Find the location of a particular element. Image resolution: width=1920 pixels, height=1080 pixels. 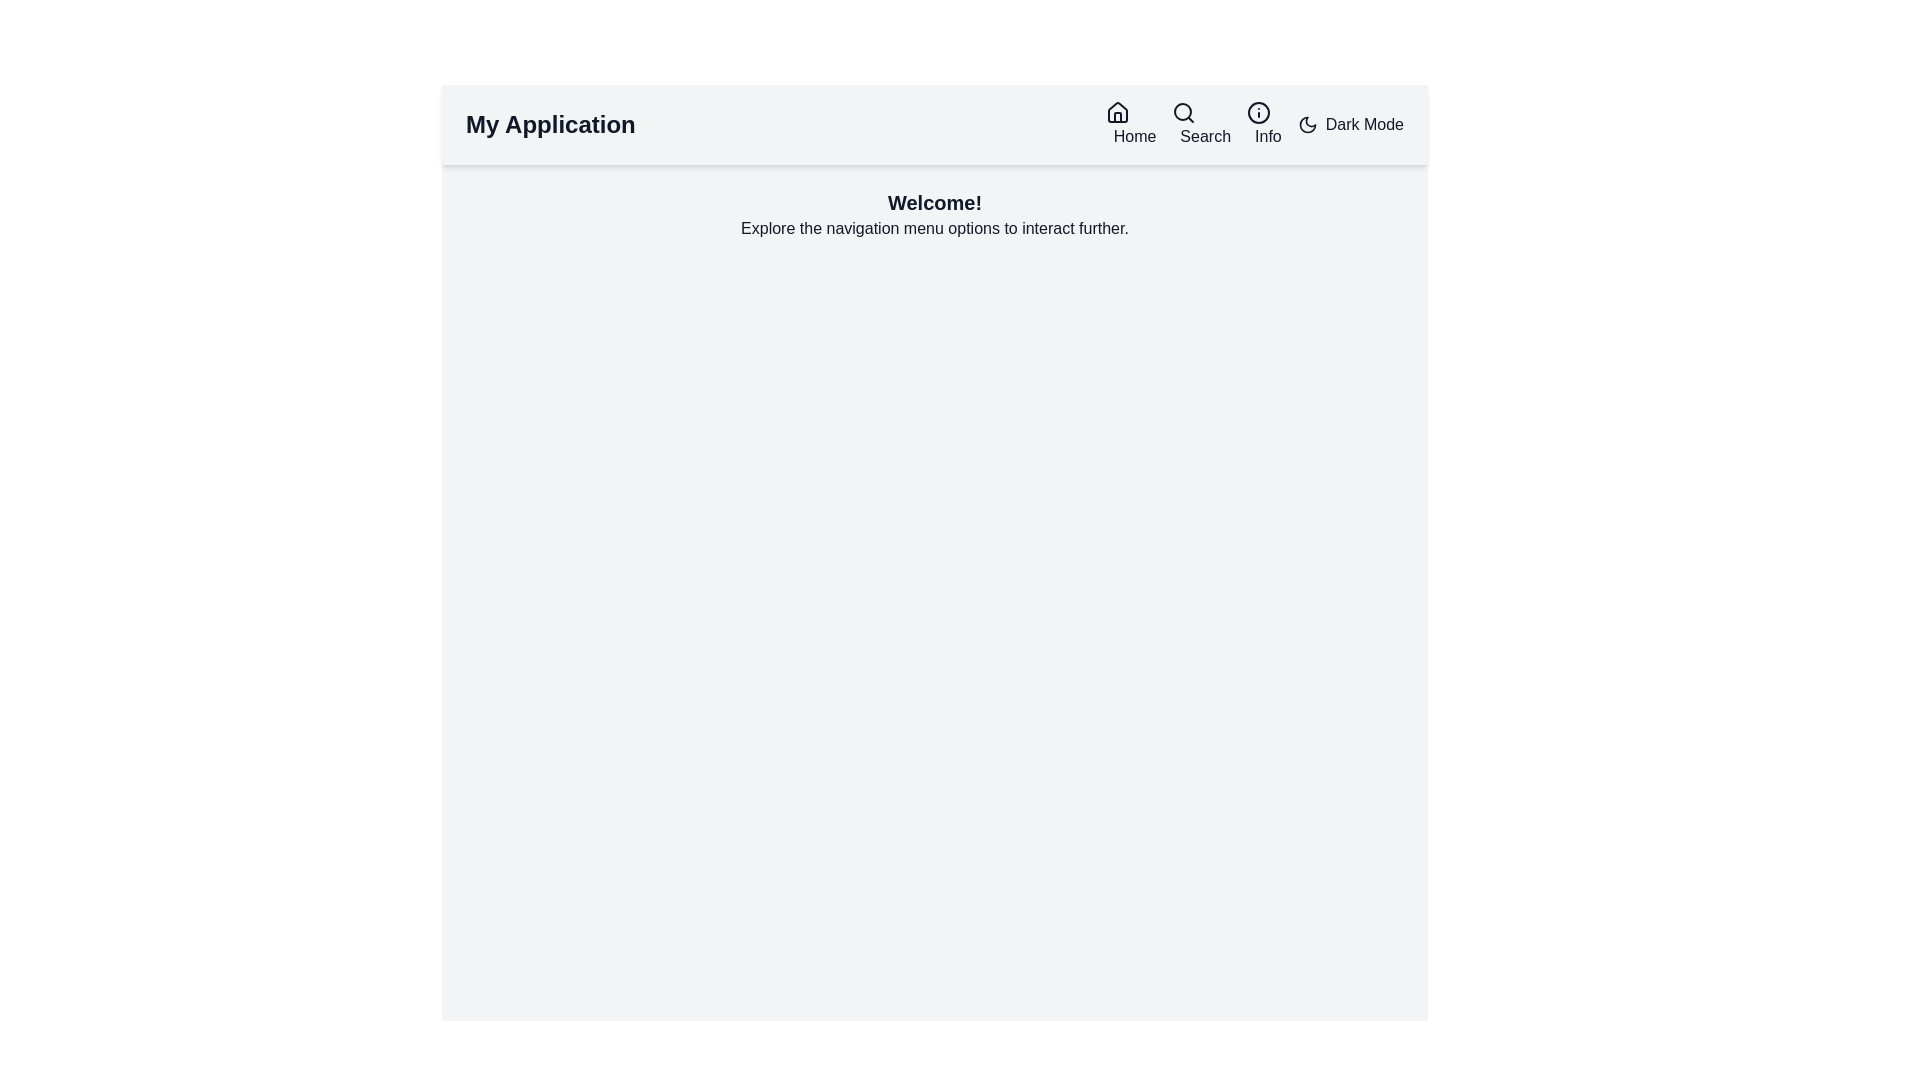

the 'Search' button, which features a magnifying glass icon followed by the label 'Search', located as the second item in the horizontal menu bar is located at coordinates (1200, 124).